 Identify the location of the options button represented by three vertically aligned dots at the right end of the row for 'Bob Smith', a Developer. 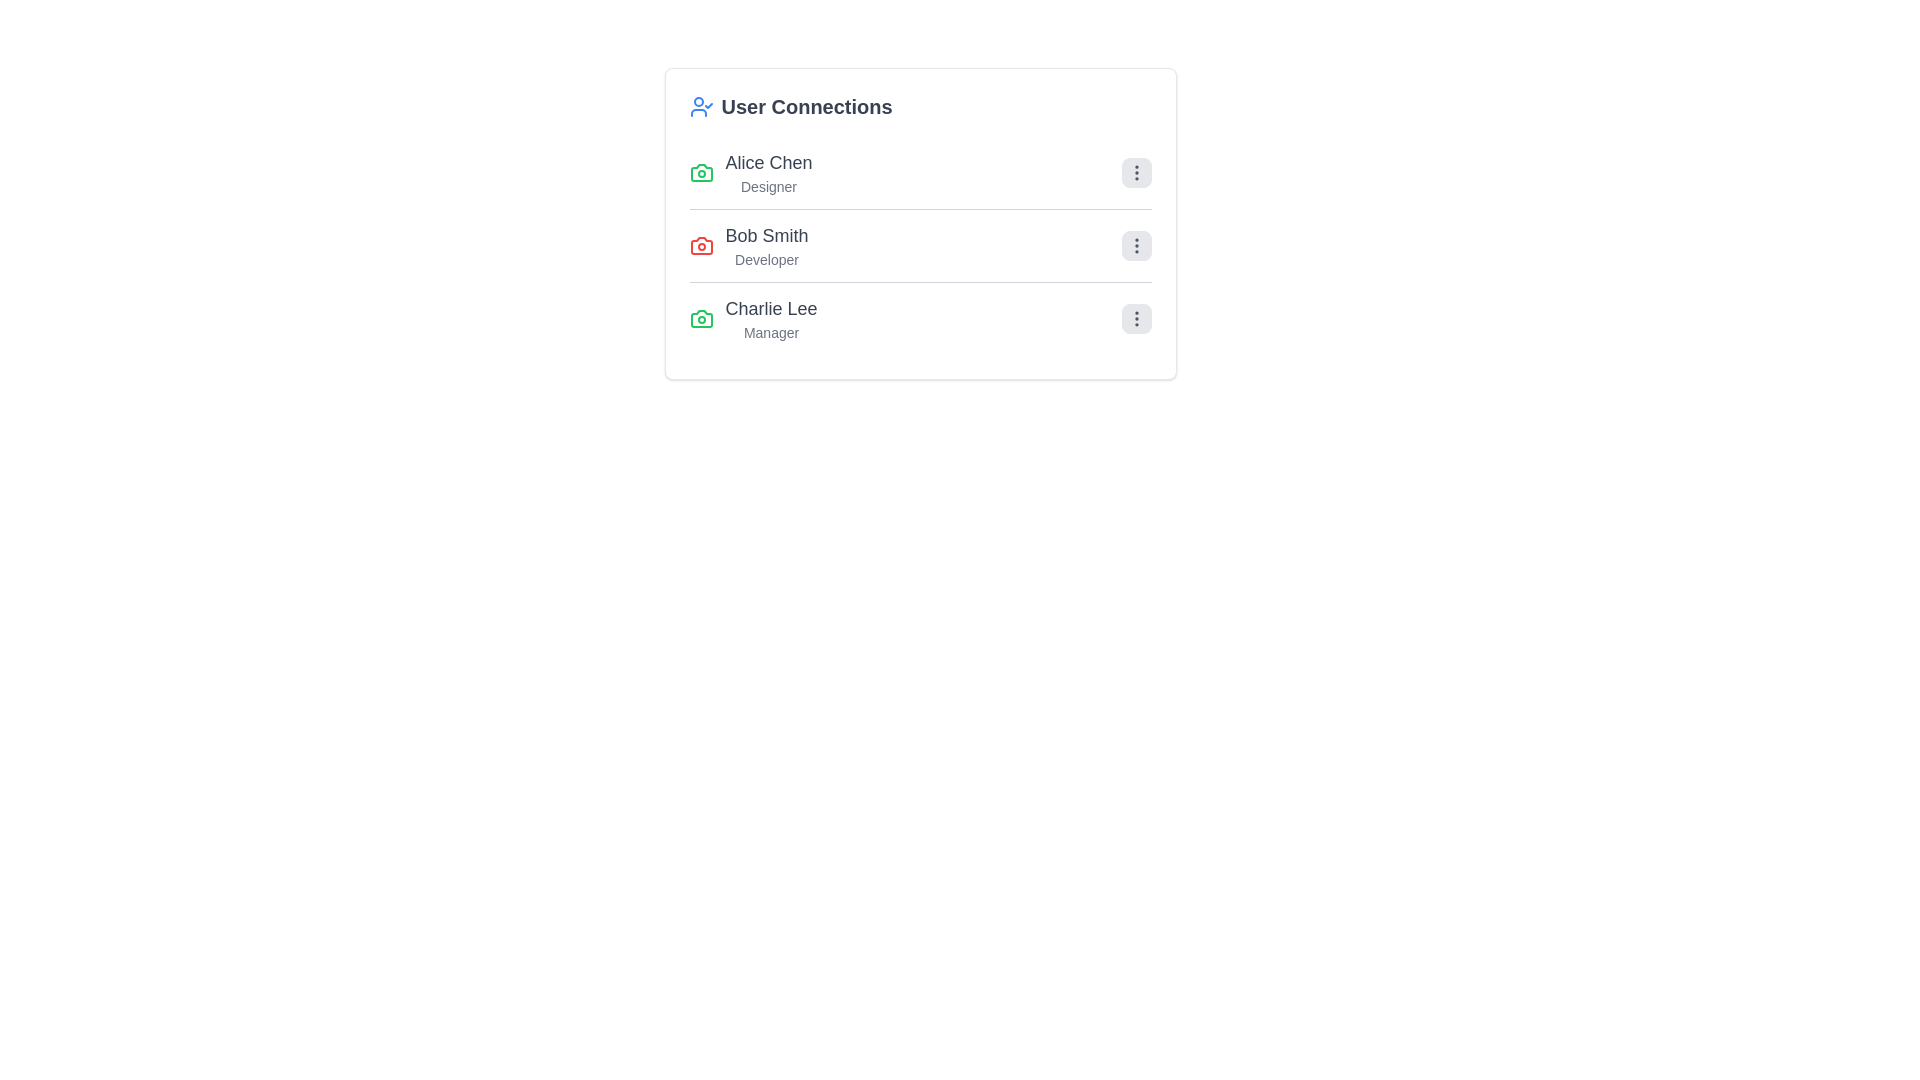
(1136, 245).